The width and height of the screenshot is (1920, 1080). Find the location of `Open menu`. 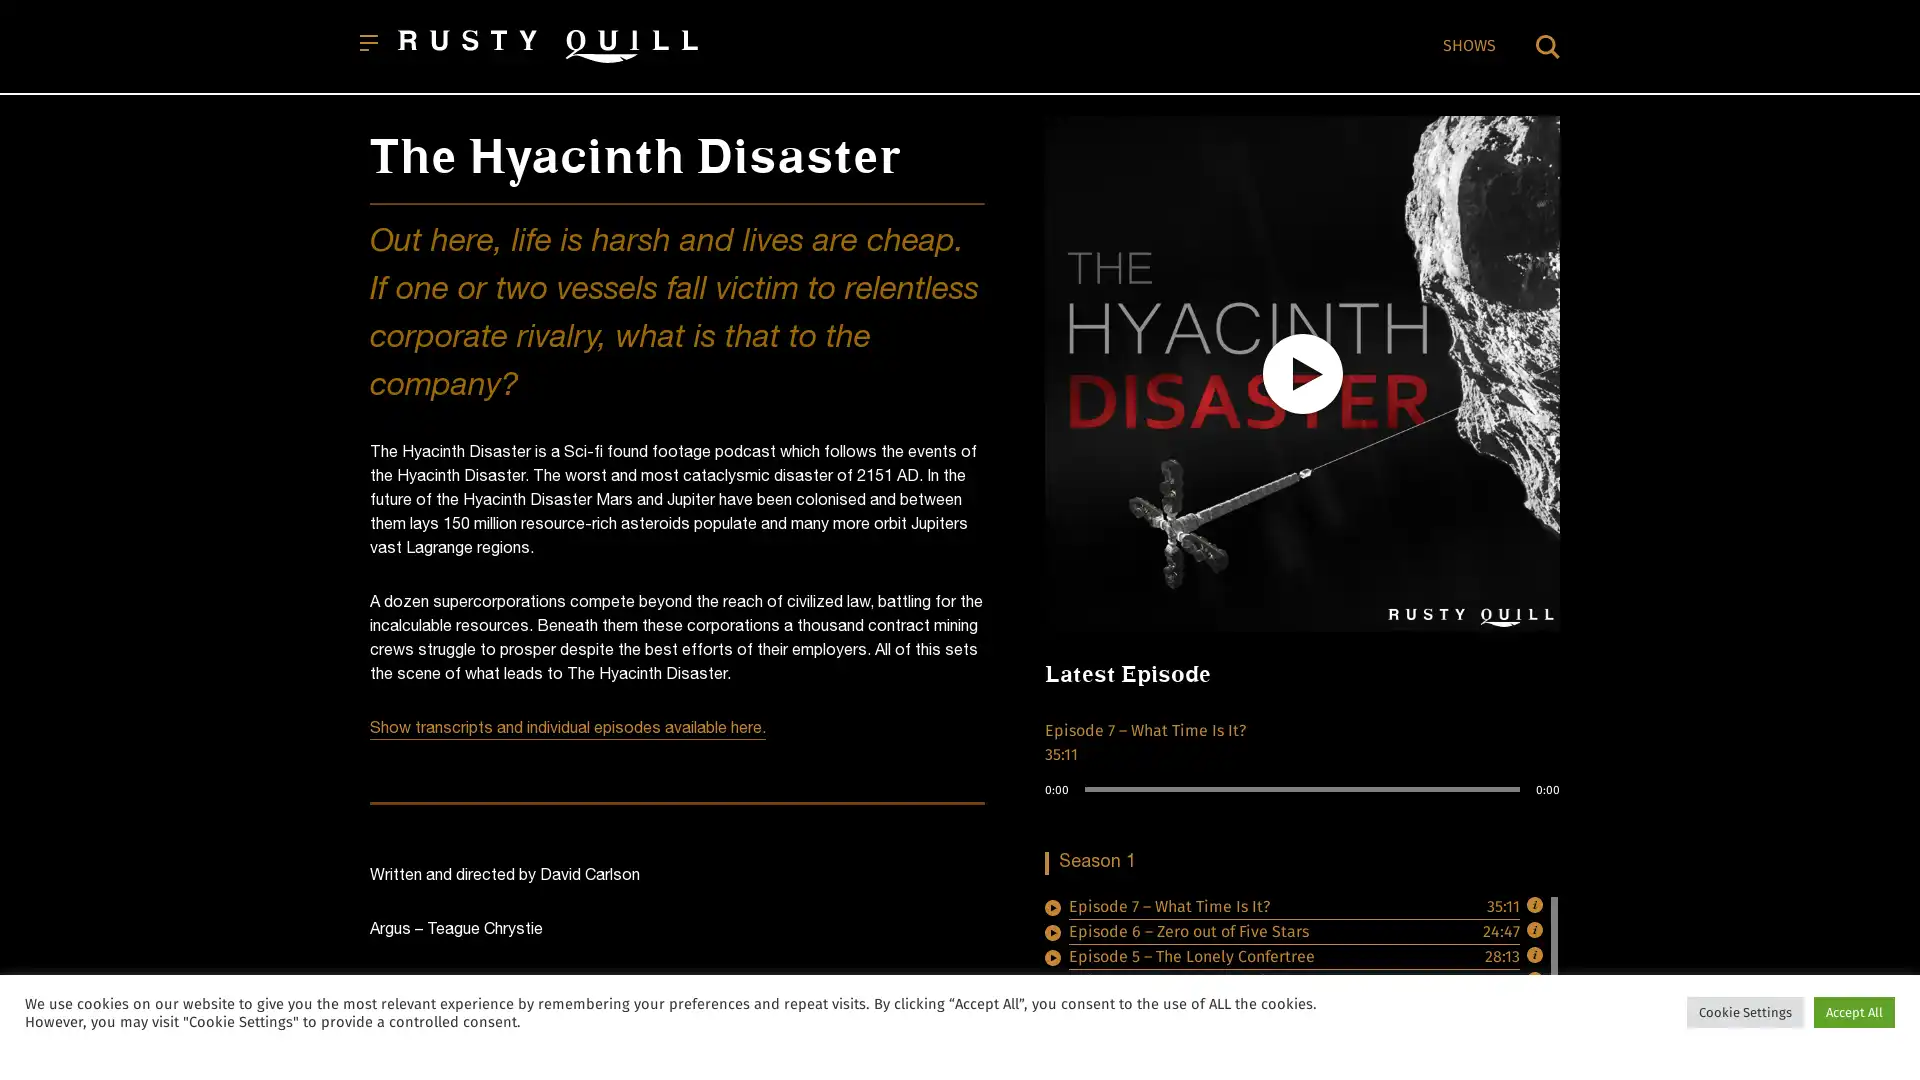

Open menu is located at coordinates (369, 42).